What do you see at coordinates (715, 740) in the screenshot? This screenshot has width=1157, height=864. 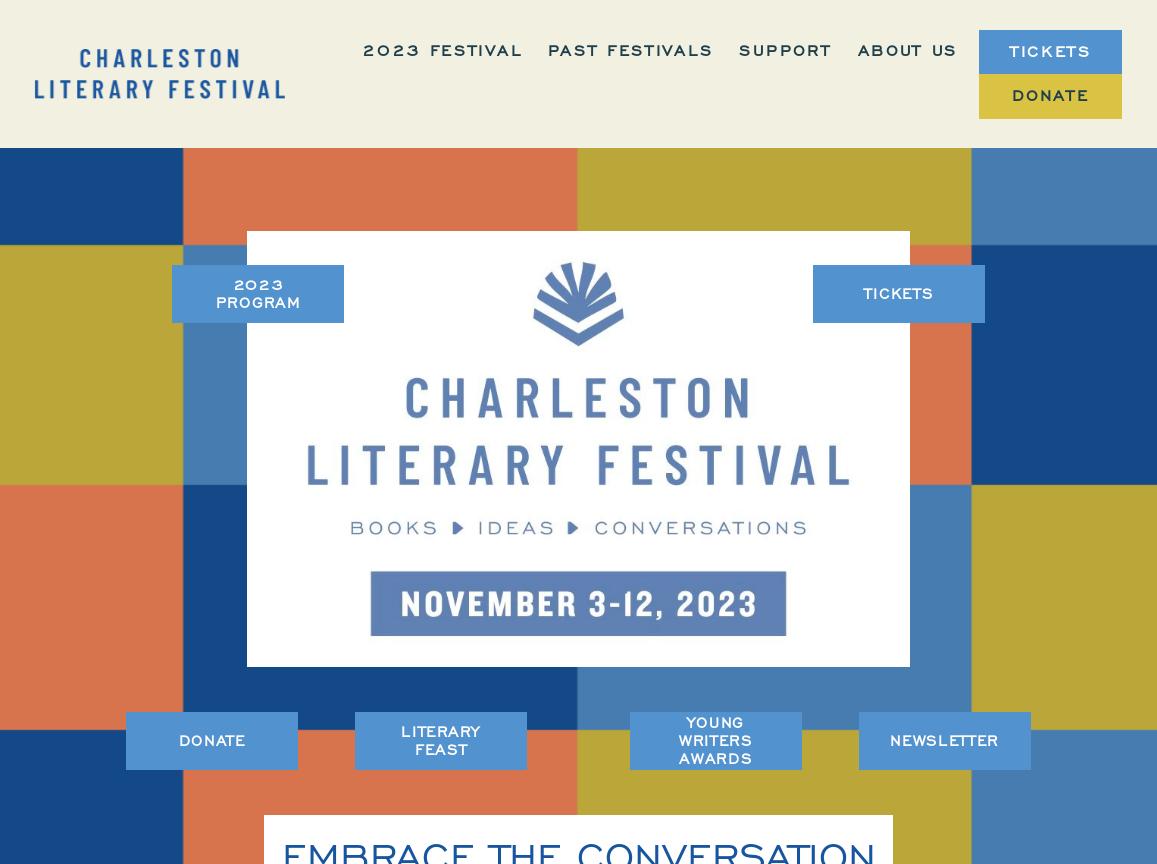 I see `'YOUNG WRITERS AWARDS'` at bounding box center [715, 740].